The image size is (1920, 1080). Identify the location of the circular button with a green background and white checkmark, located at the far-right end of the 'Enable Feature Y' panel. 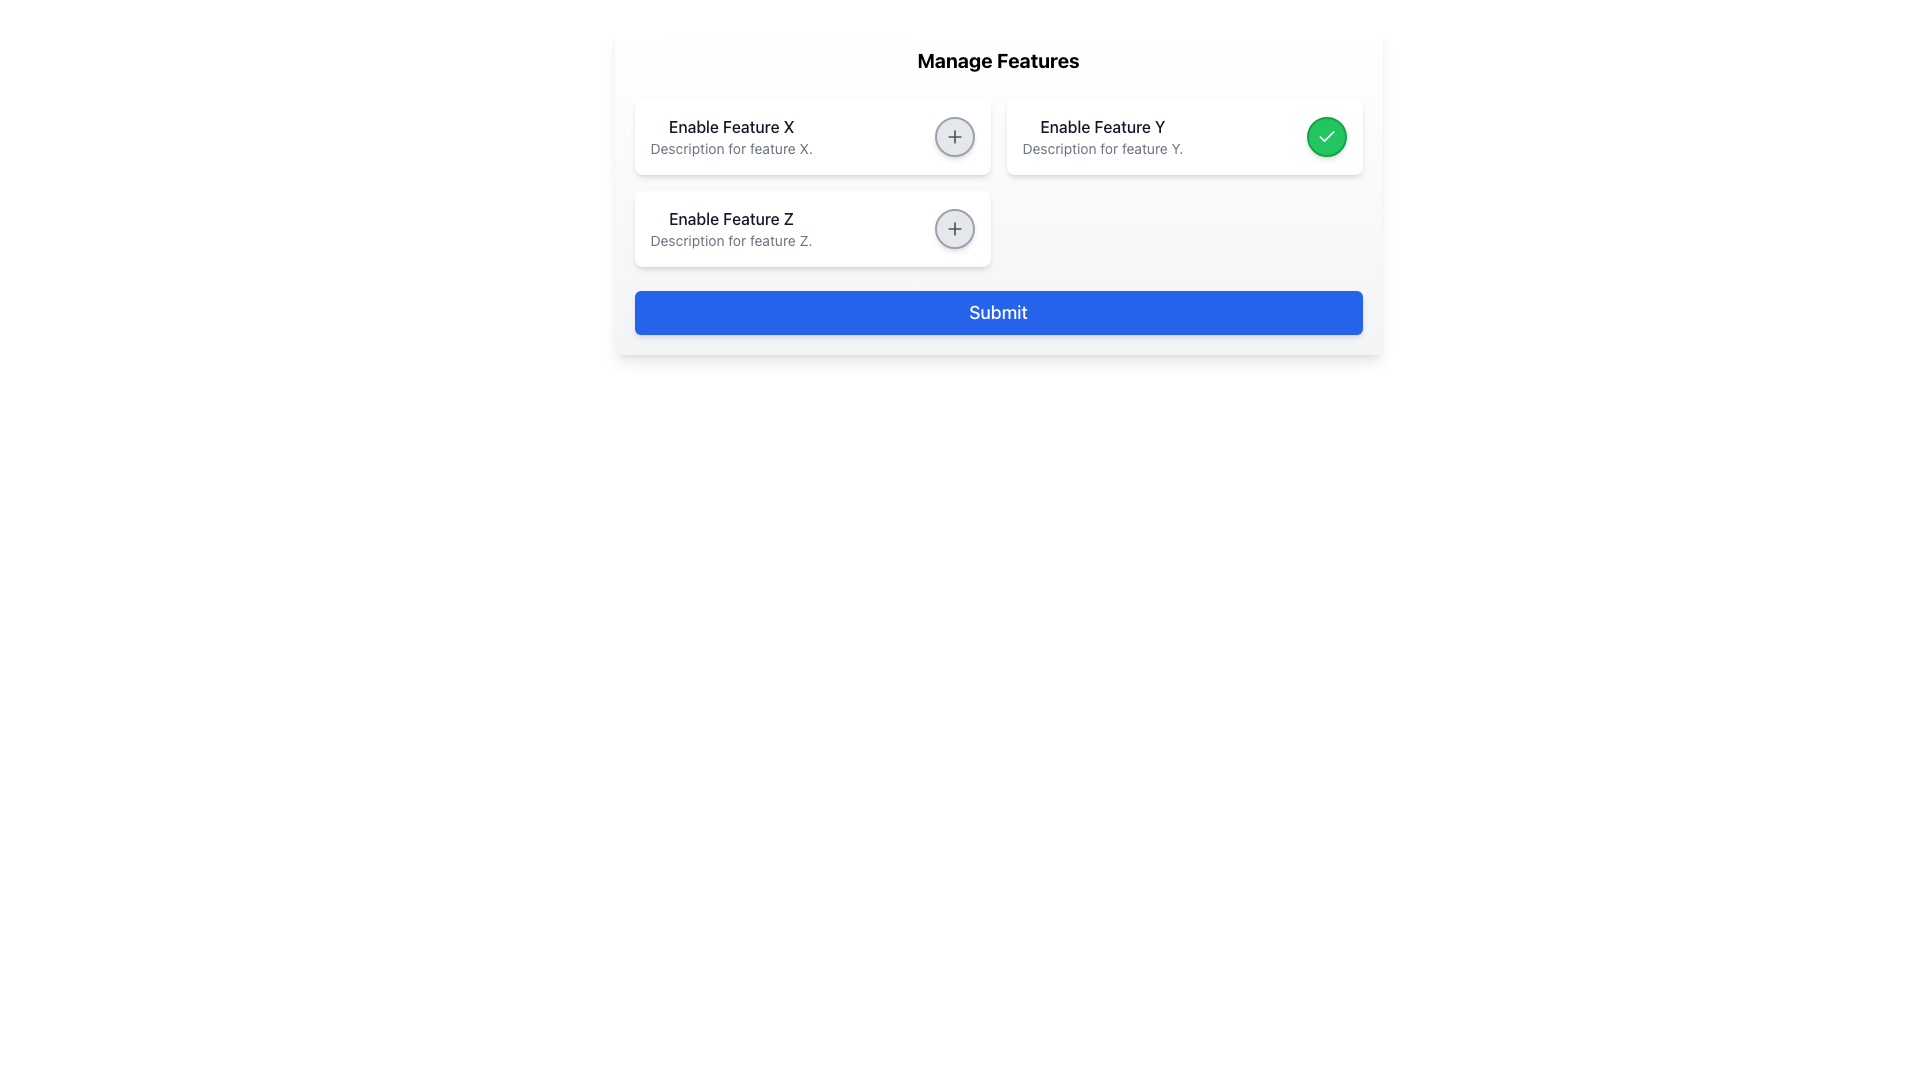
(1326, 136).